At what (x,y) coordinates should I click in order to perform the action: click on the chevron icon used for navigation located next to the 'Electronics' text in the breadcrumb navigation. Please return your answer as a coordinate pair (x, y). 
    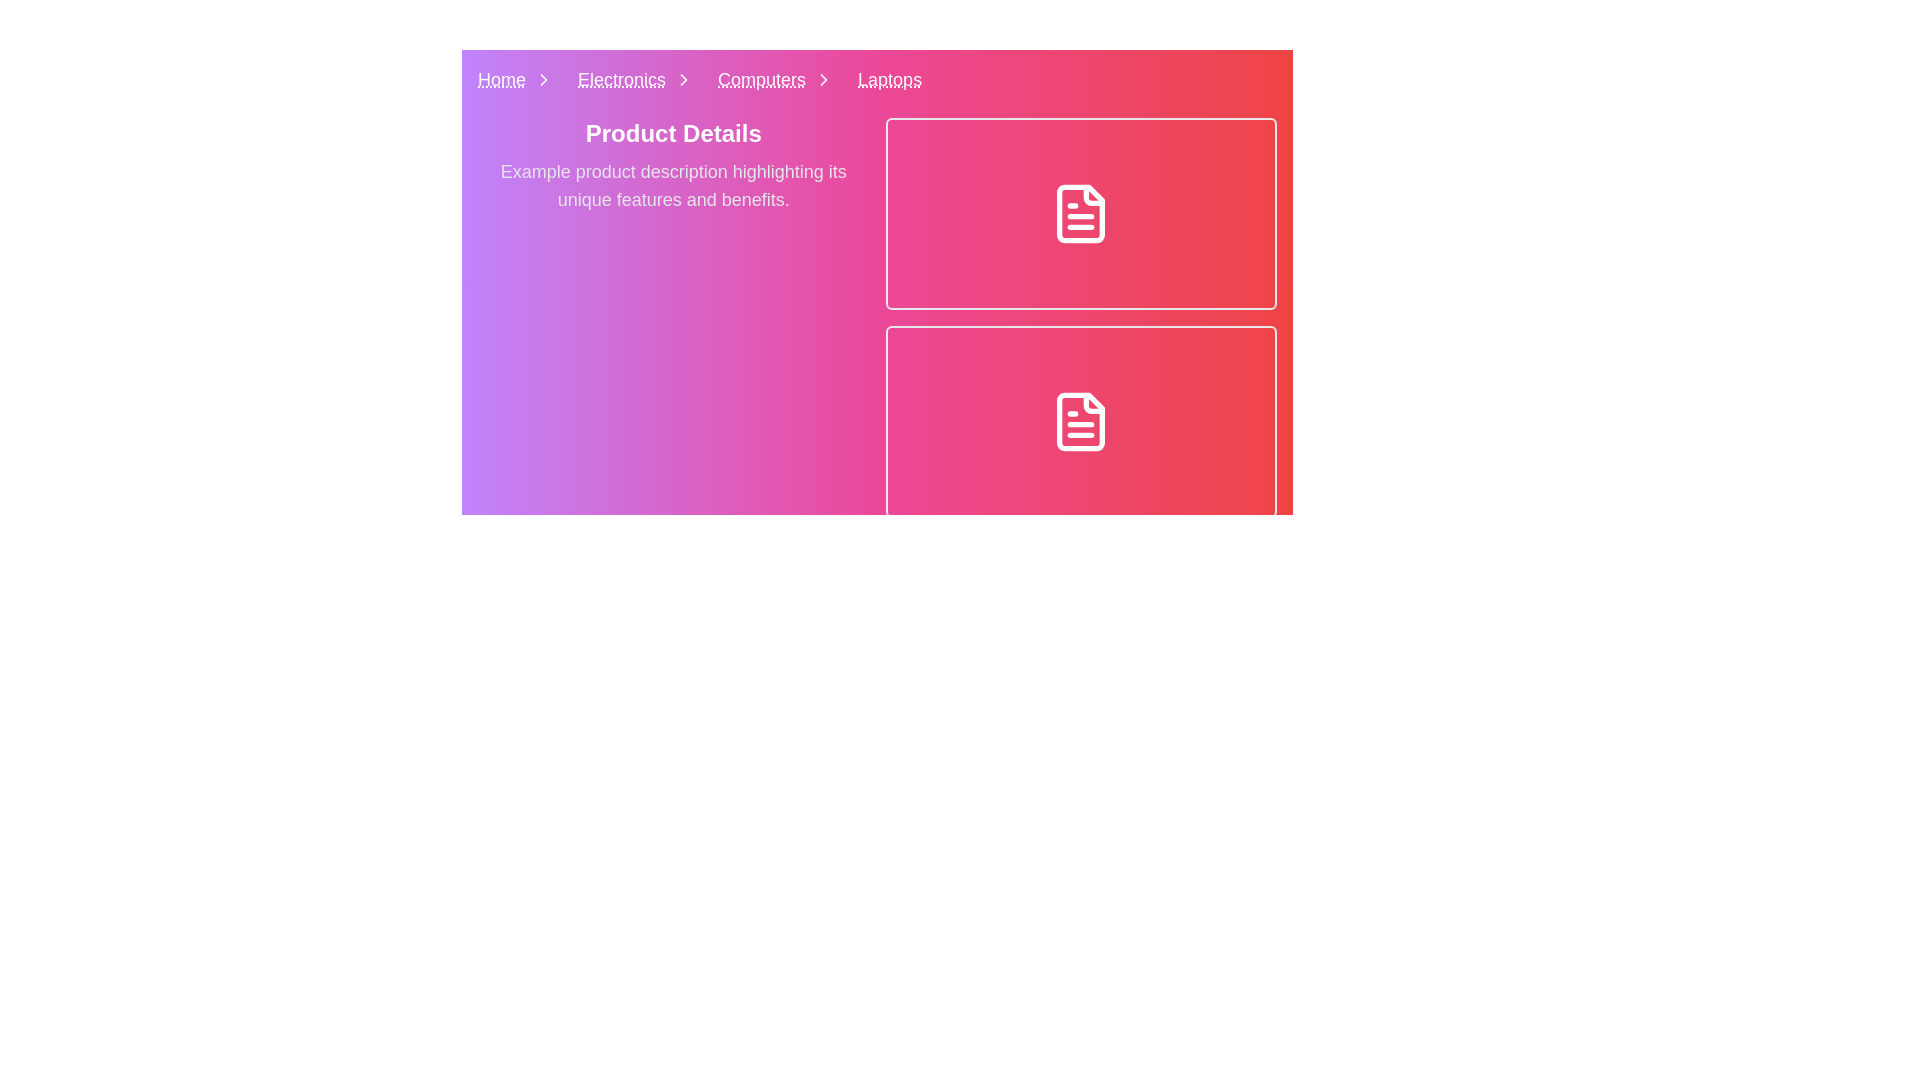
    Looking at the image, I should click on (684, 79).